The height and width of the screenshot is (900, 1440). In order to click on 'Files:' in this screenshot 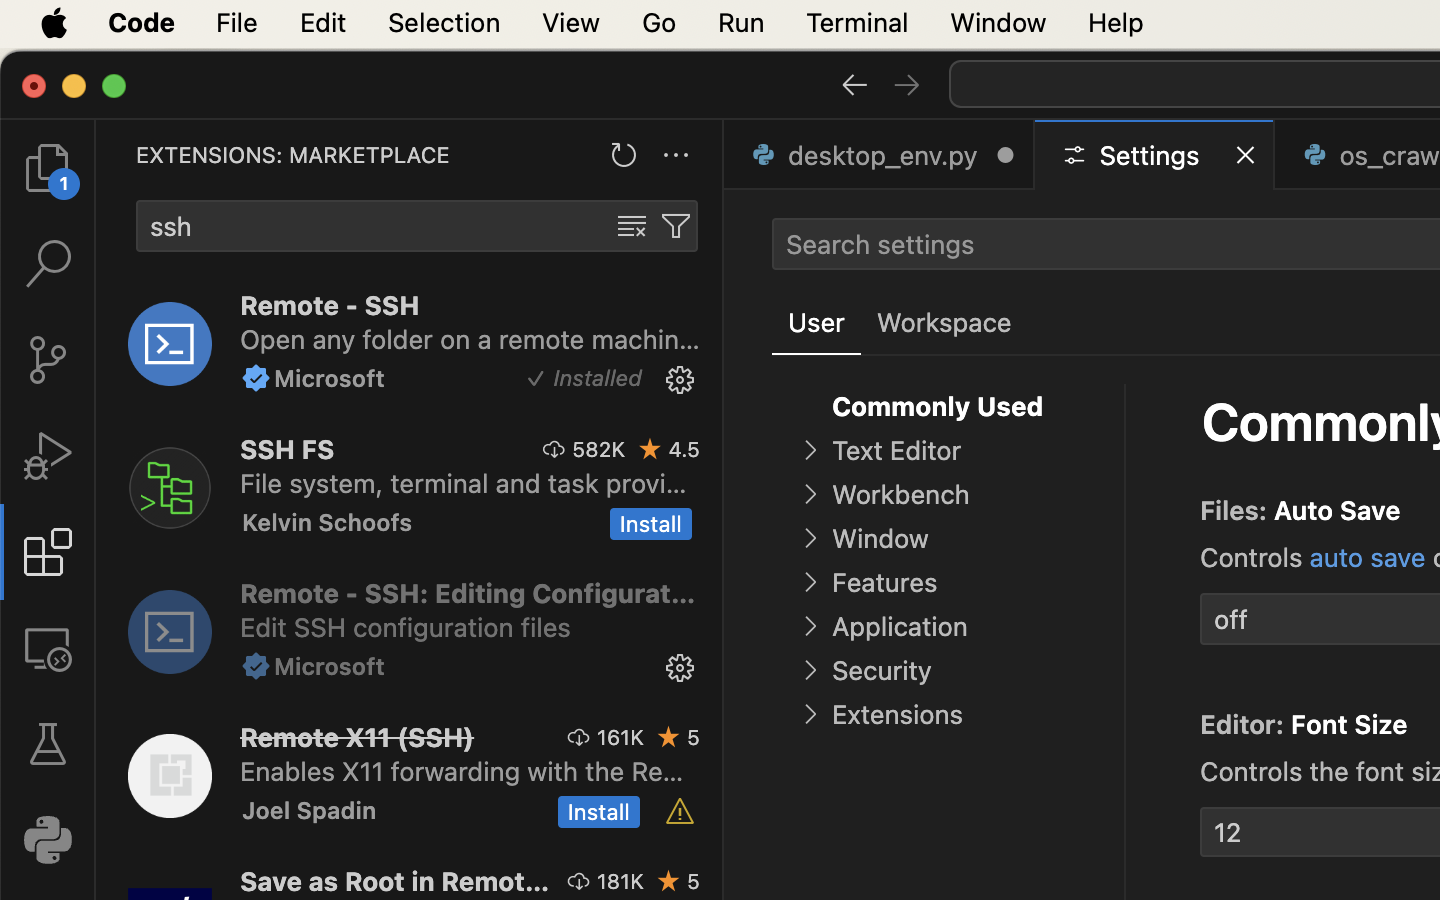, I will do `click(1235, 510)`.